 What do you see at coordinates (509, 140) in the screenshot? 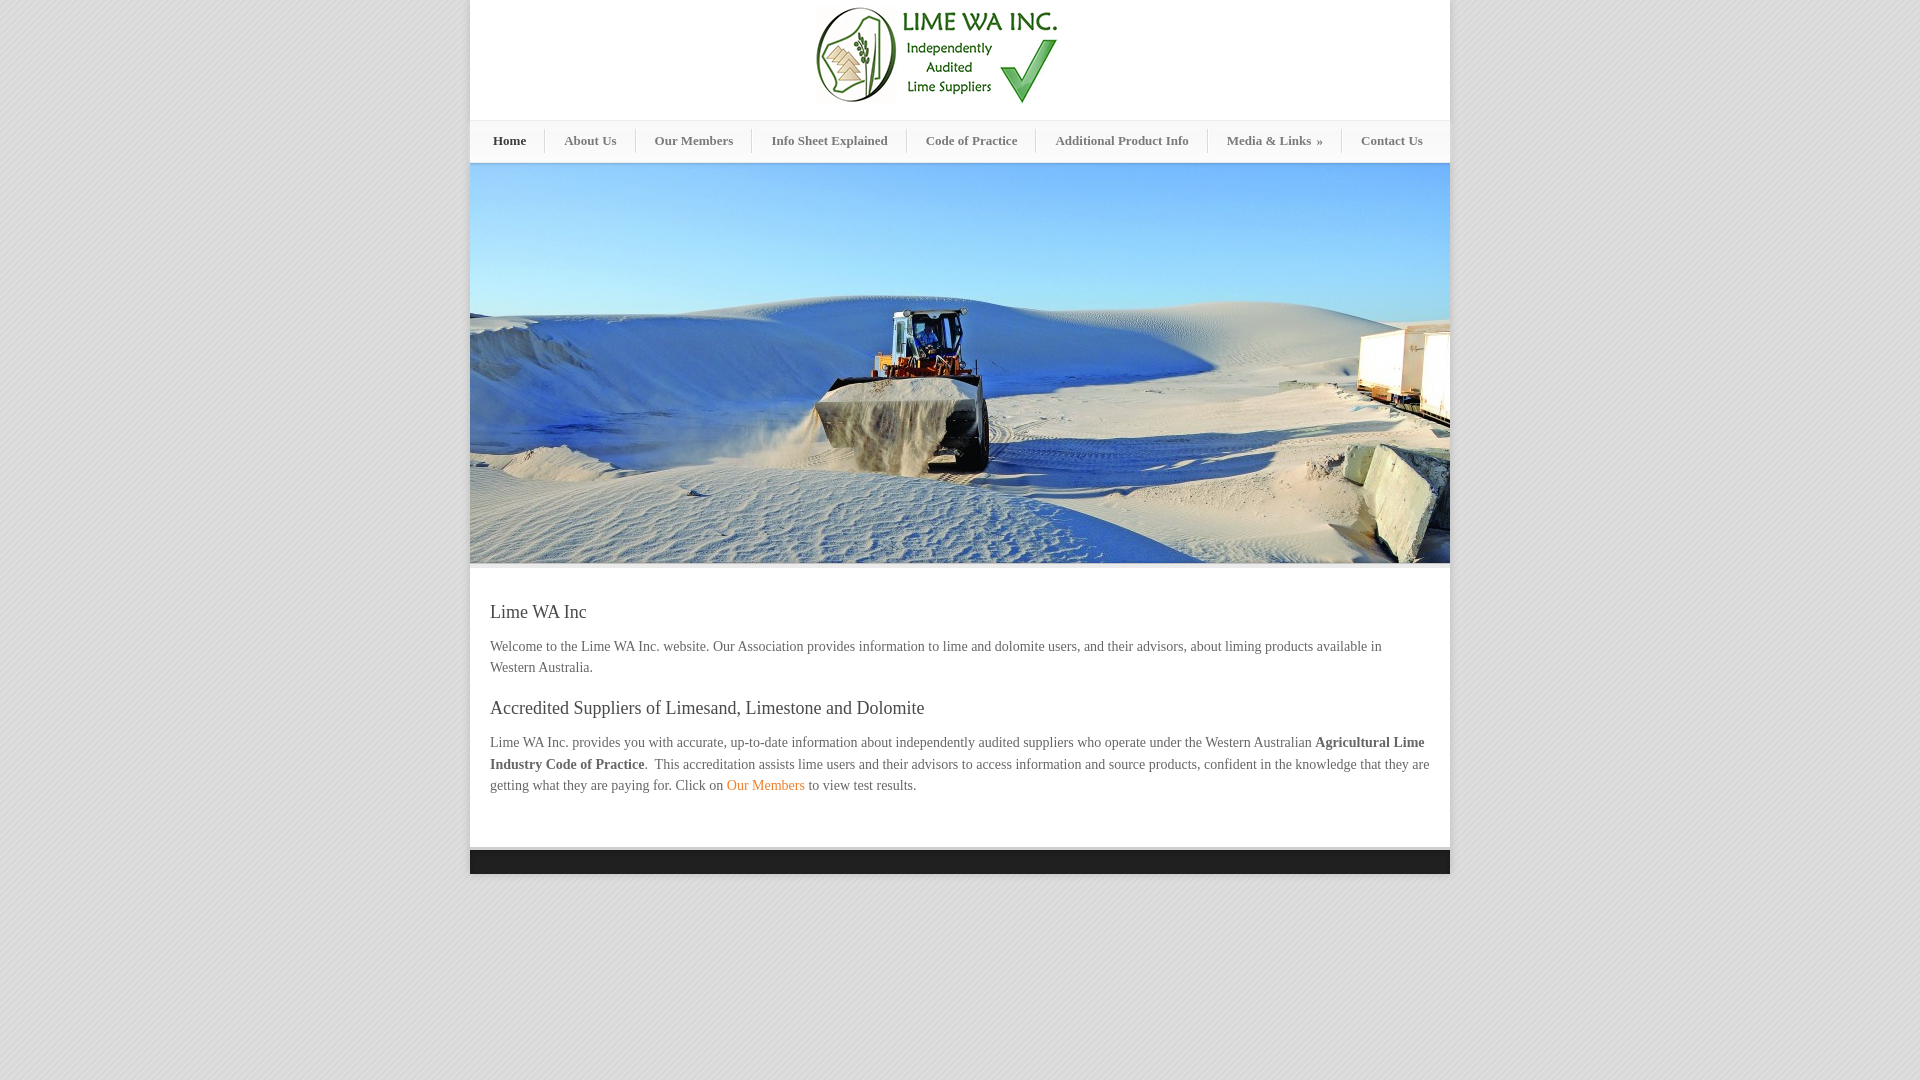
I see `'Home'` at bounding box center [509, 140].